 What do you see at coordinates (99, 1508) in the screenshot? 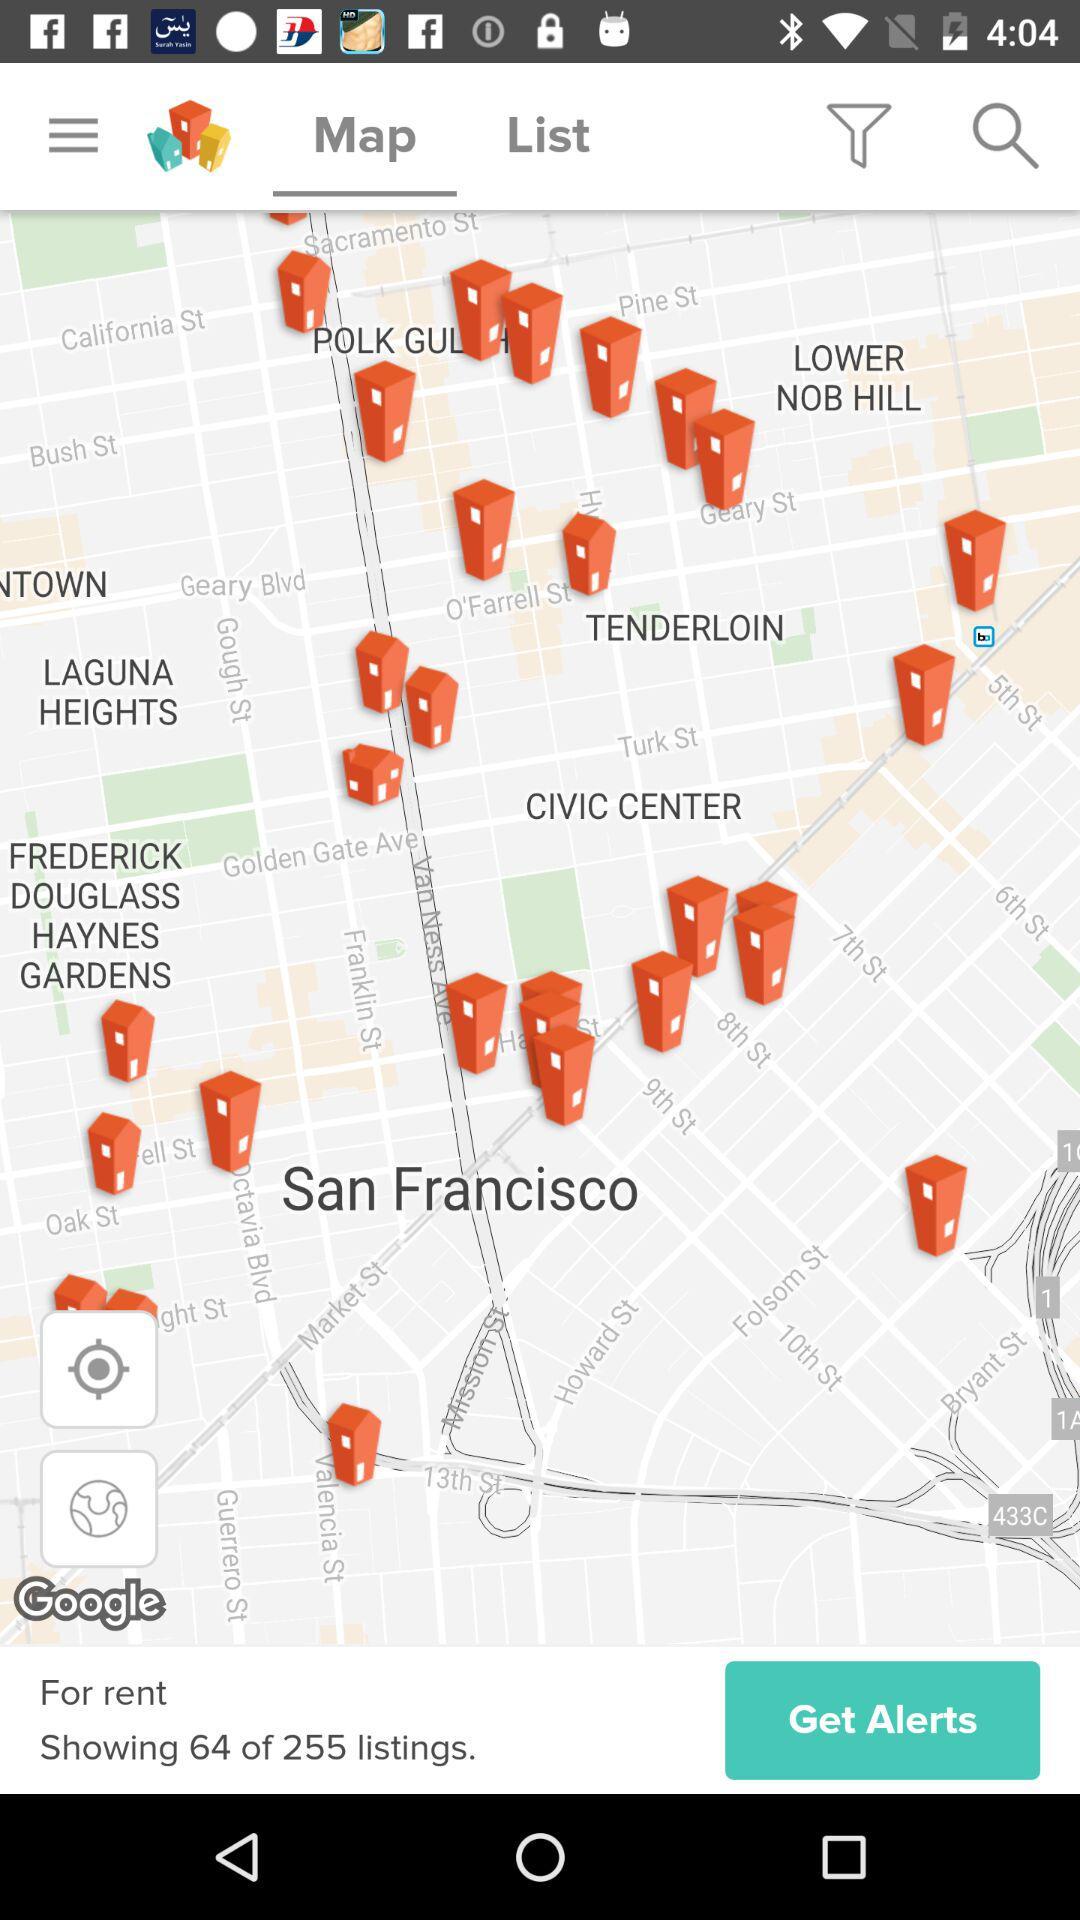
I see `recenter map view` at bounding box center [99, 1508].